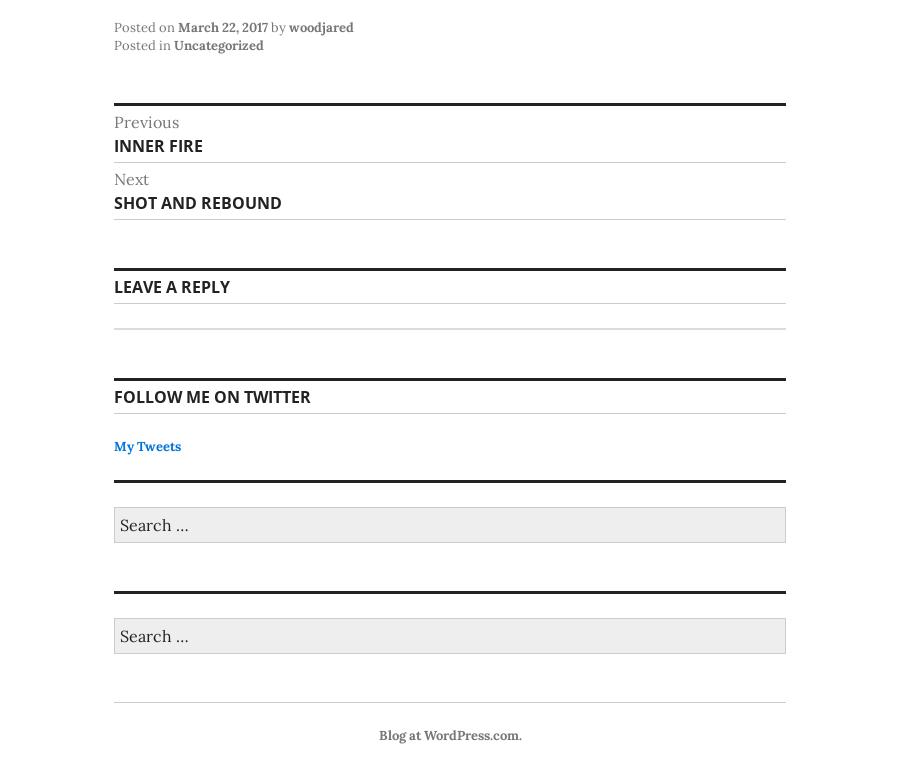 This screenshot has width=900, height=769. Describe the element at coordinates (144, 45) in the screenshot. I see `'Posted in'` at that location.